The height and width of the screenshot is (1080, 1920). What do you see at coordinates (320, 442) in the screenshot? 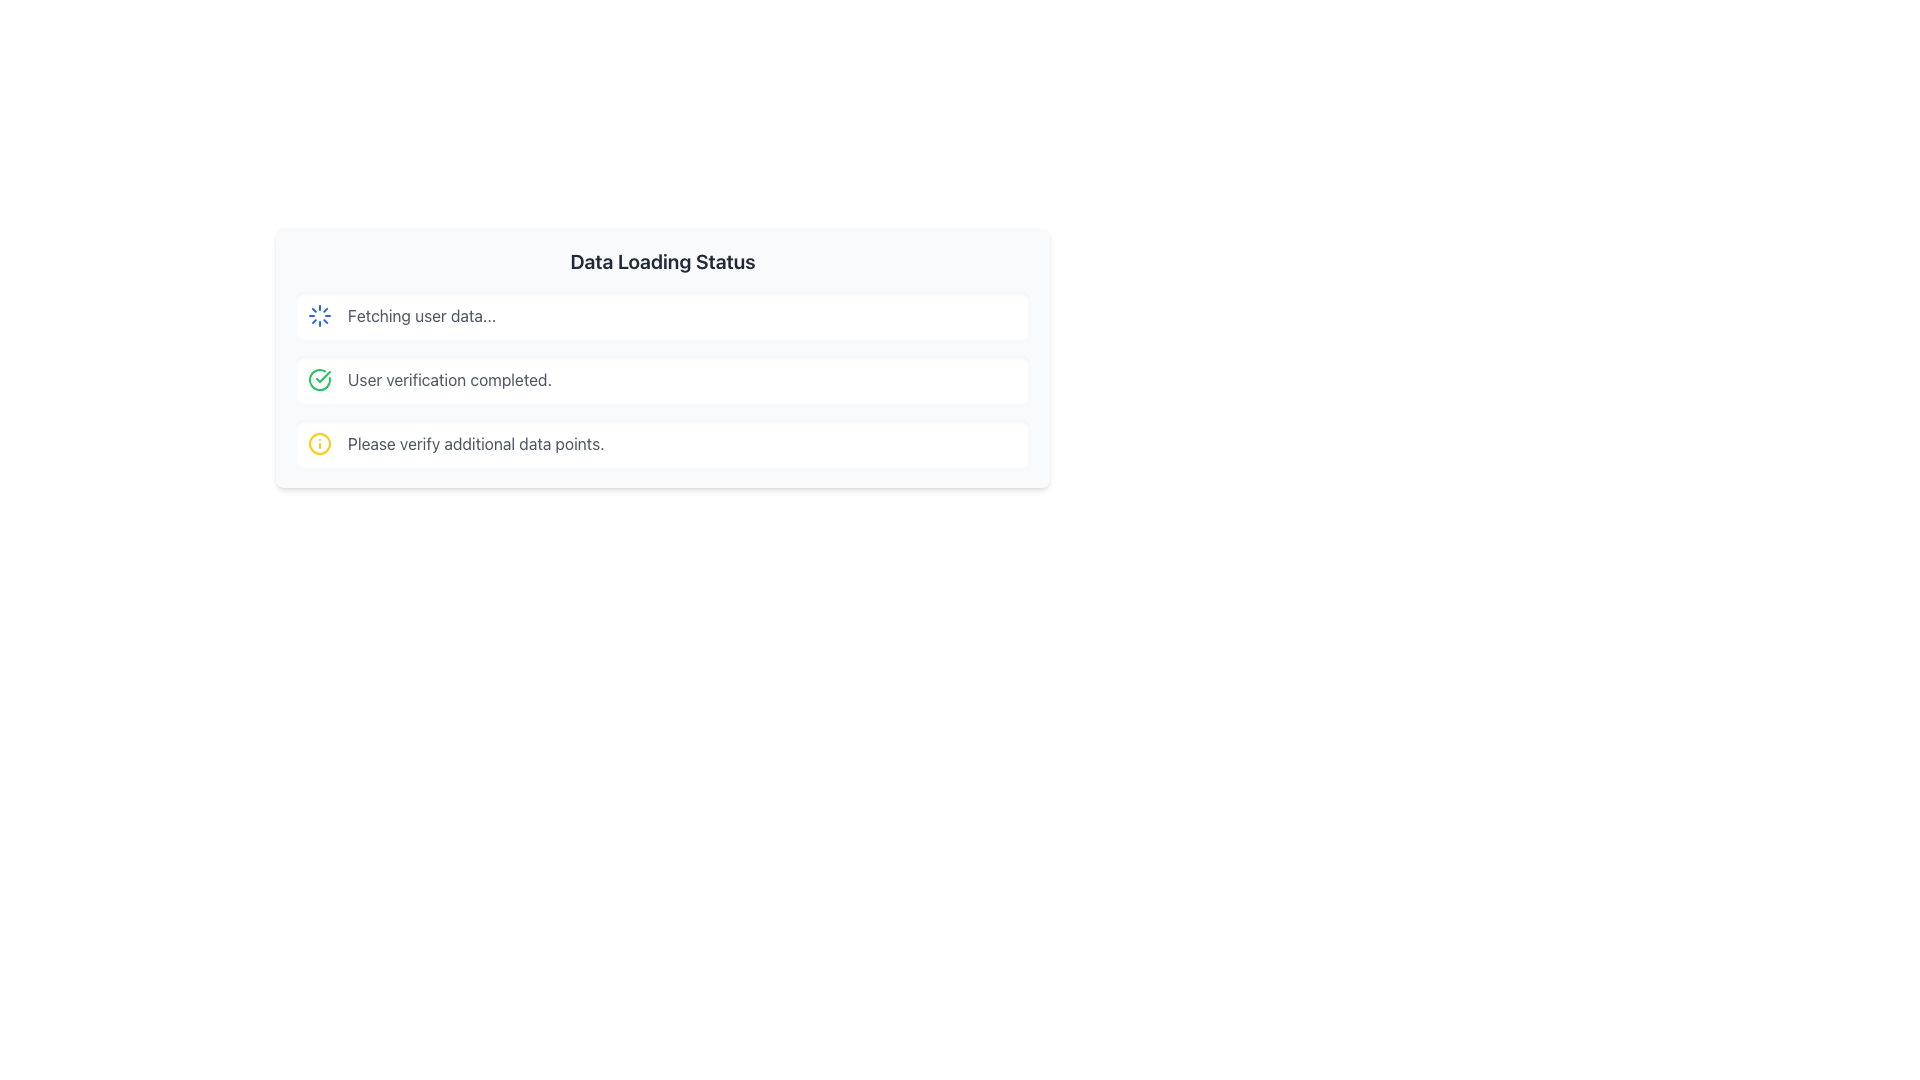
I see `the circular information icon with a yellow outline located in the third line of the section titled 'Please verify additional data points'` at bounding box center [320, 442].